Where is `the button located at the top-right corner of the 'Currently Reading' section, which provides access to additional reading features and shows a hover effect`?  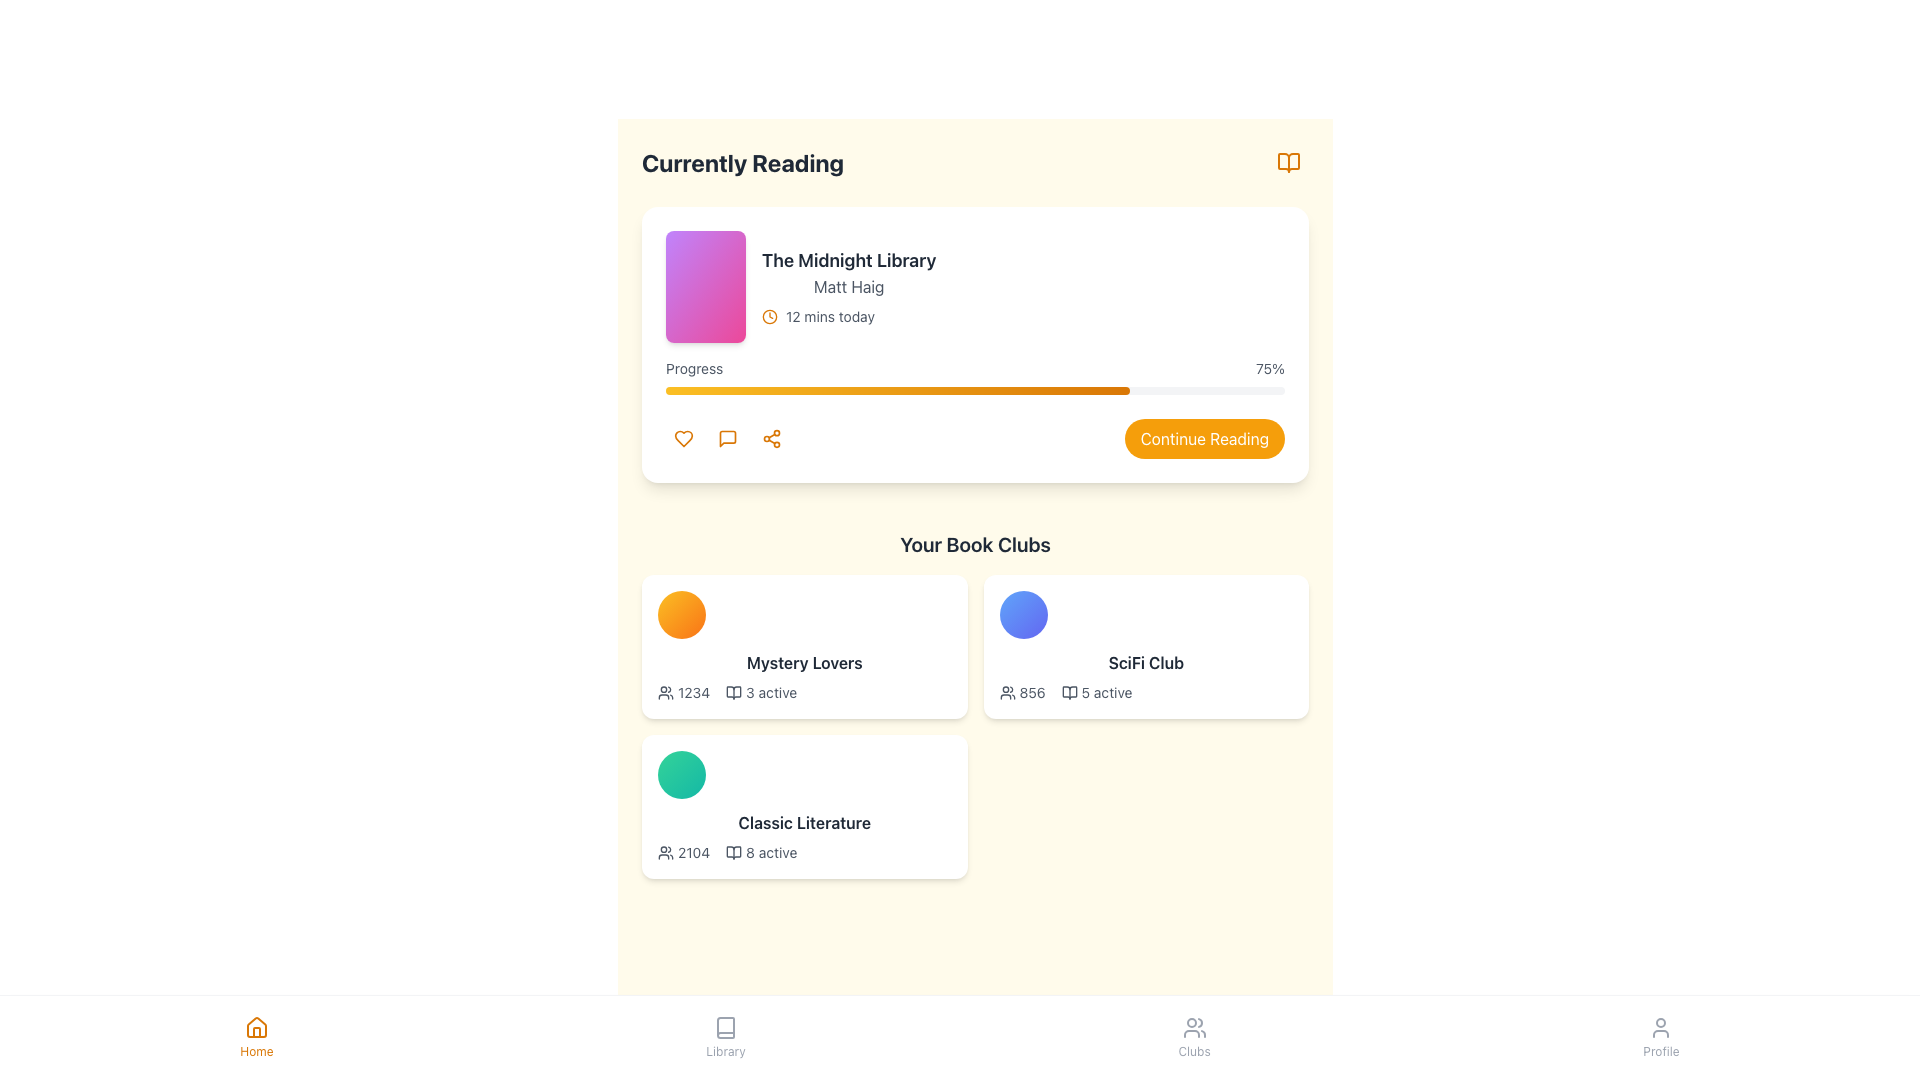
the button located at the top-right corner of the 'Currently Reading' section, which provides access to additional reading features and shows a hover effect is located at coordinates (1289, 161).